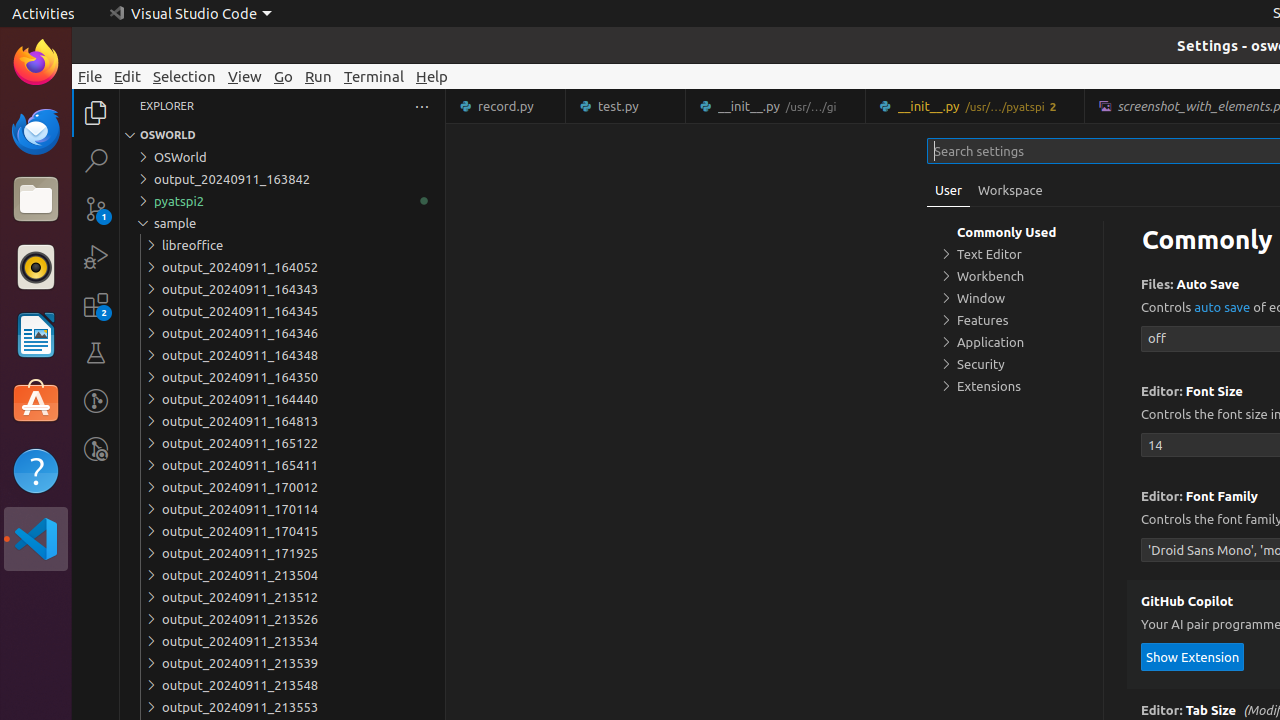  What do you see at coordinates (281, 156) in the screenshot?
I see `'OSWorld'` at bounding box center [281, 156].